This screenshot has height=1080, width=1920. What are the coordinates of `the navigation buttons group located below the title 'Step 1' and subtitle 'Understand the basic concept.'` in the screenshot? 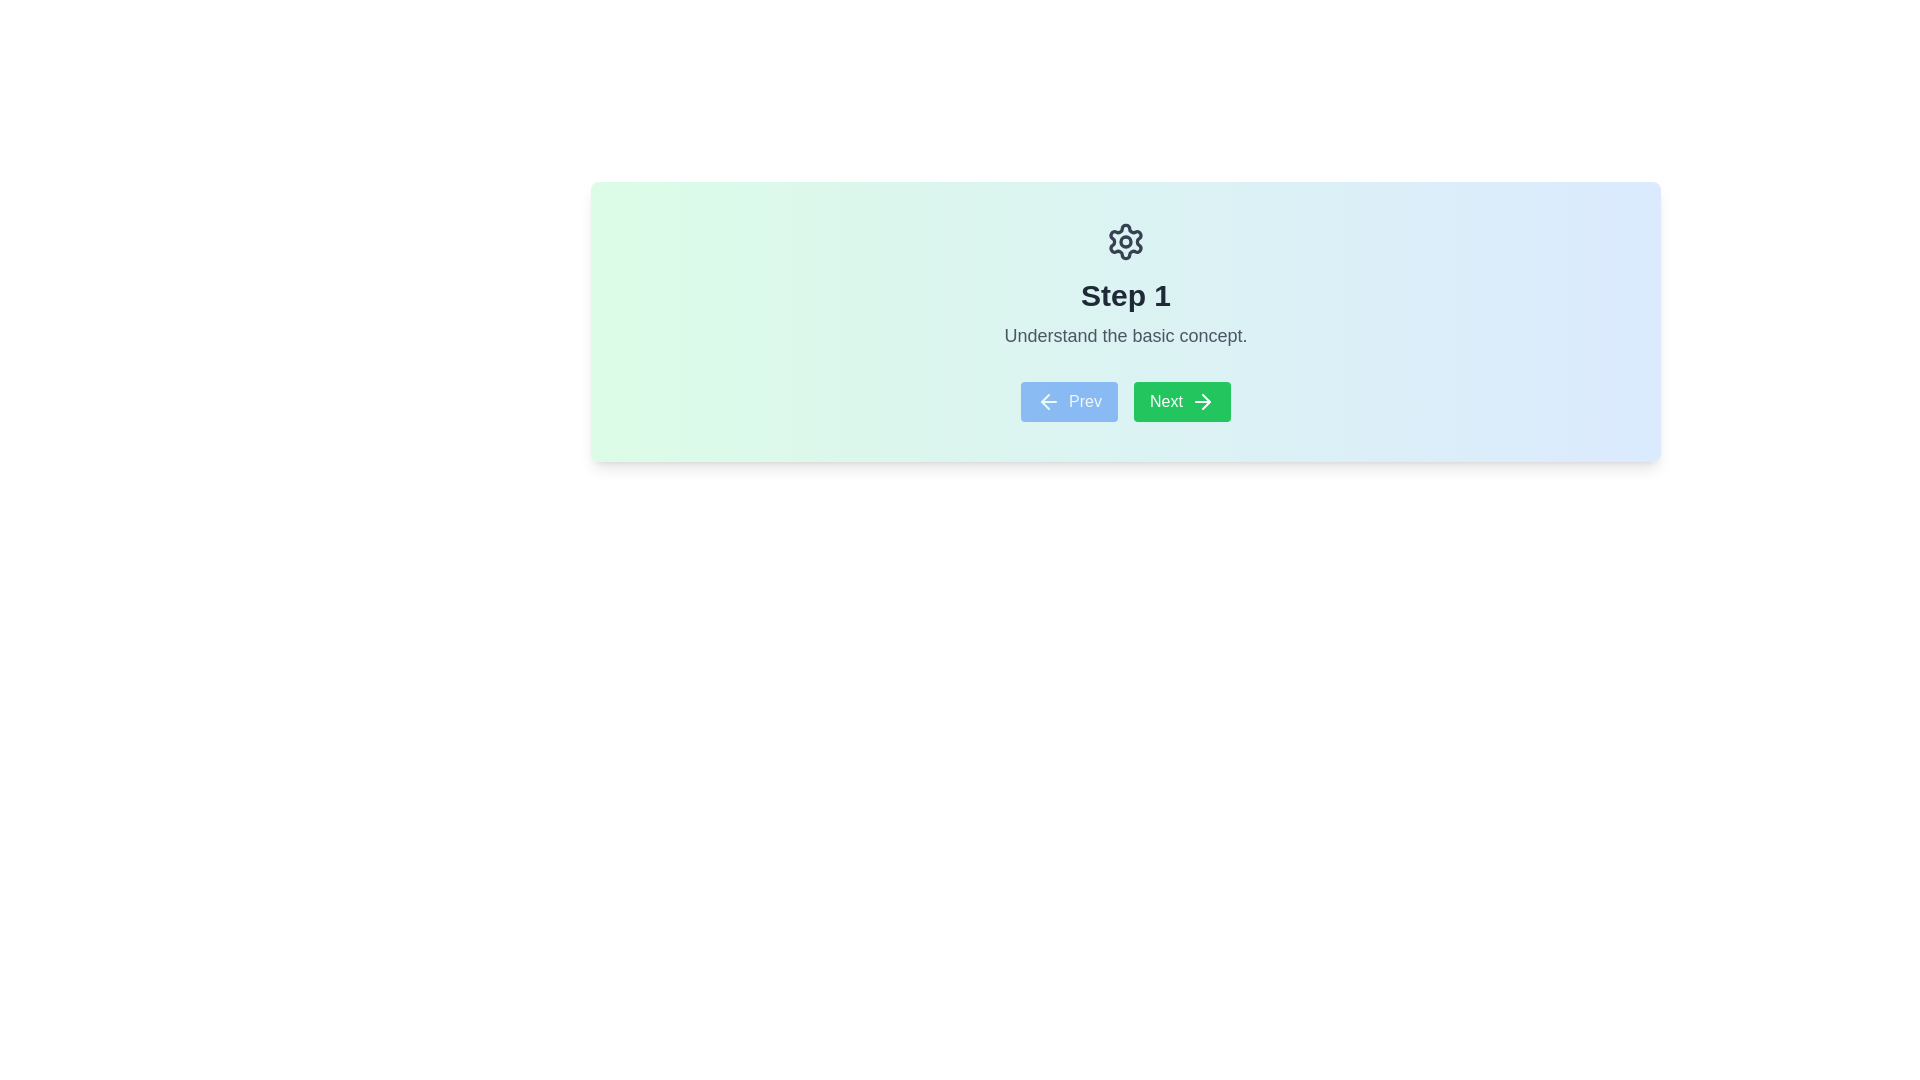 It's located at (1126, 401).